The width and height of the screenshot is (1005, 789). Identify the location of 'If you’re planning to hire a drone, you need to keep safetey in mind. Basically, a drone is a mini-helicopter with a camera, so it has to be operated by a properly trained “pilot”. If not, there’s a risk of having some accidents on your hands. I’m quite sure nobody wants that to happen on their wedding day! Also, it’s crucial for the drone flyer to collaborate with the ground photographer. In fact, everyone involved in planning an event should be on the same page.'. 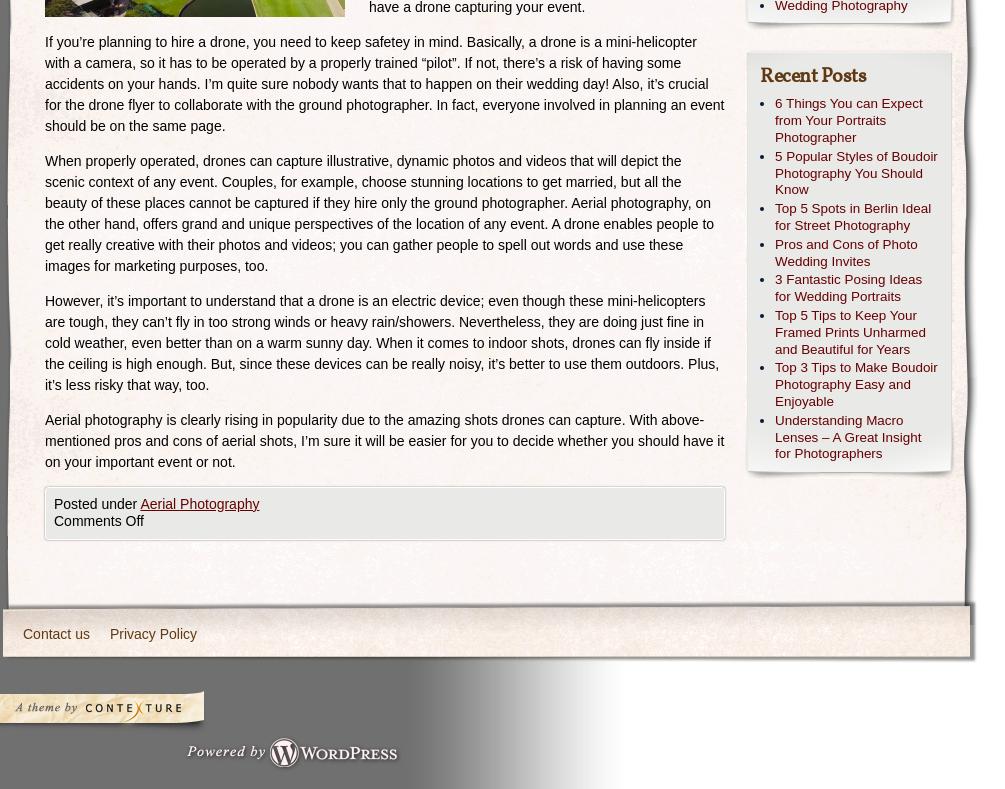
(384, 83).